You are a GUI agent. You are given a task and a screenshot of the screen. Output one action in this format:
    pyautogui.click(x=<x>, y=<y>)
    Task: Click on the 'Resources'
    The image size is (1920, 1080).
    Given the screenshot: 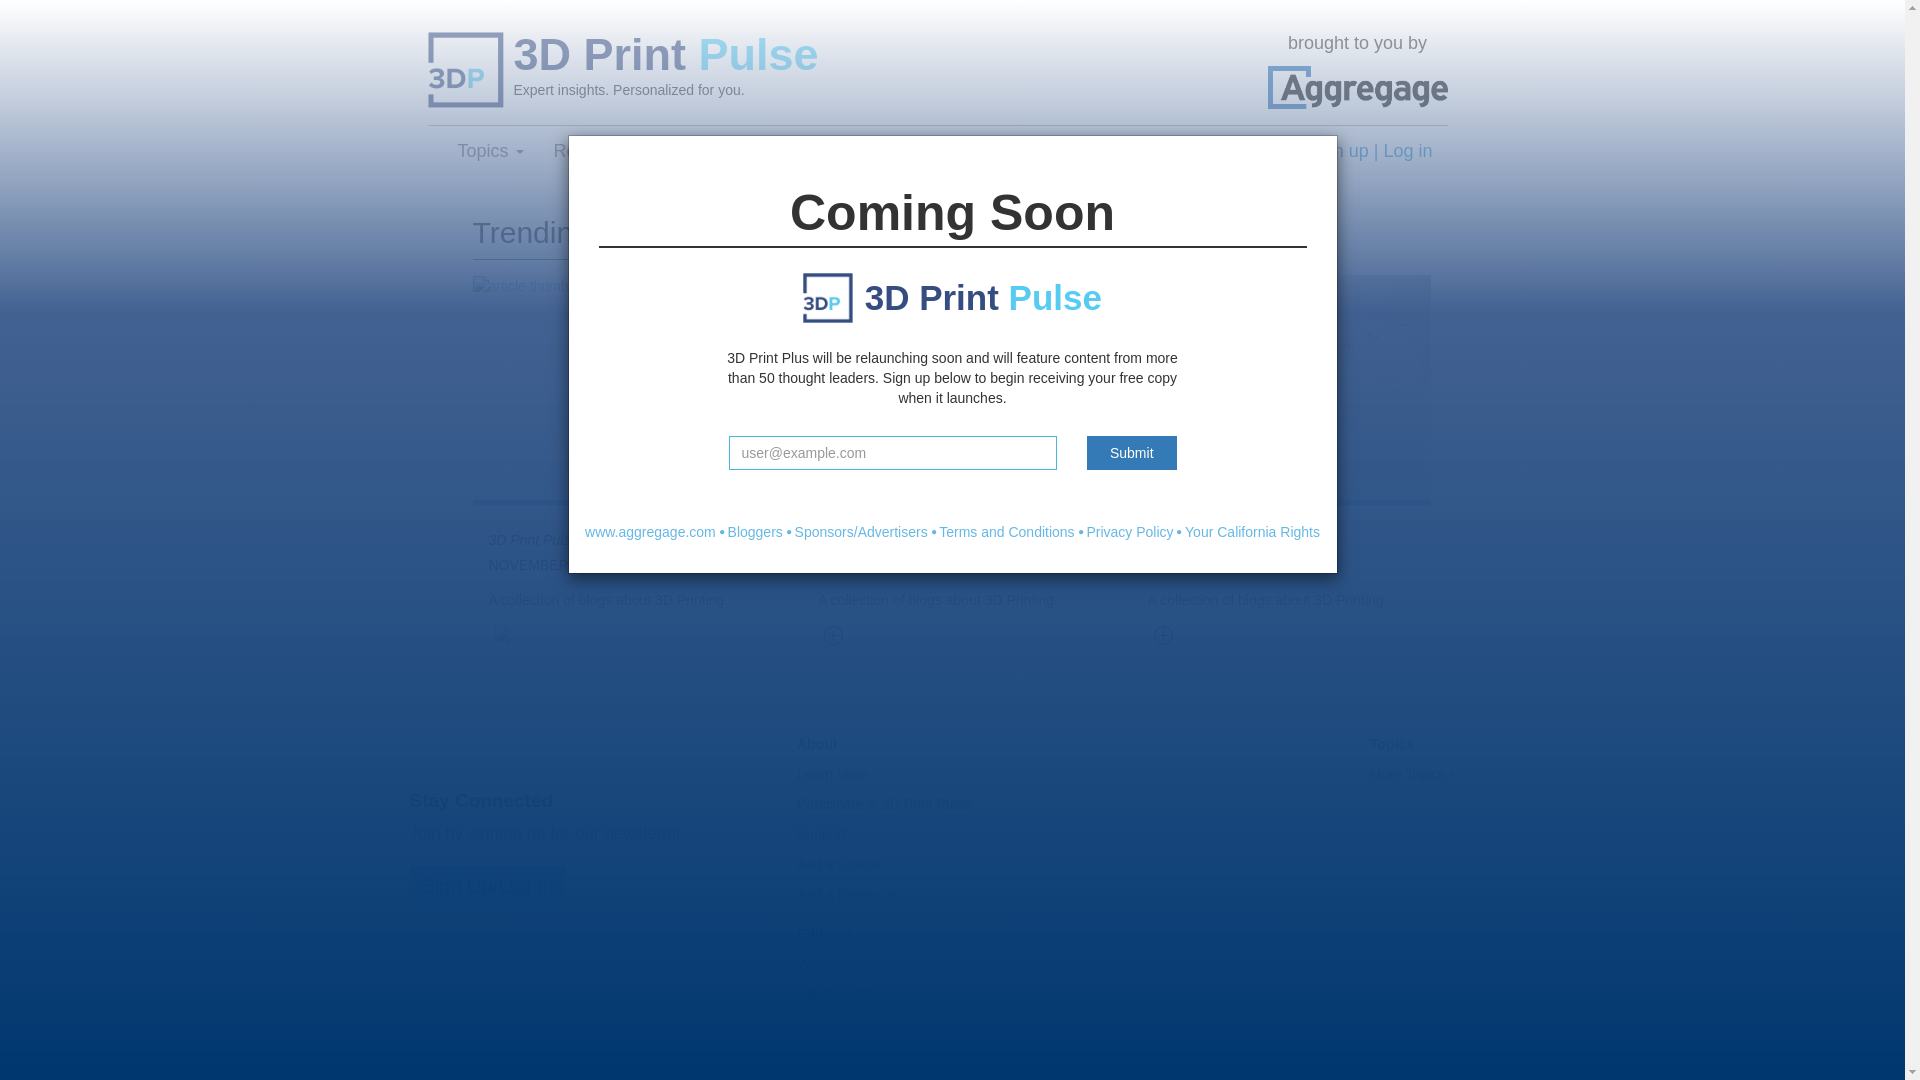 What is the action you would take?
    pyautogui.click(x=603, y=149)
    